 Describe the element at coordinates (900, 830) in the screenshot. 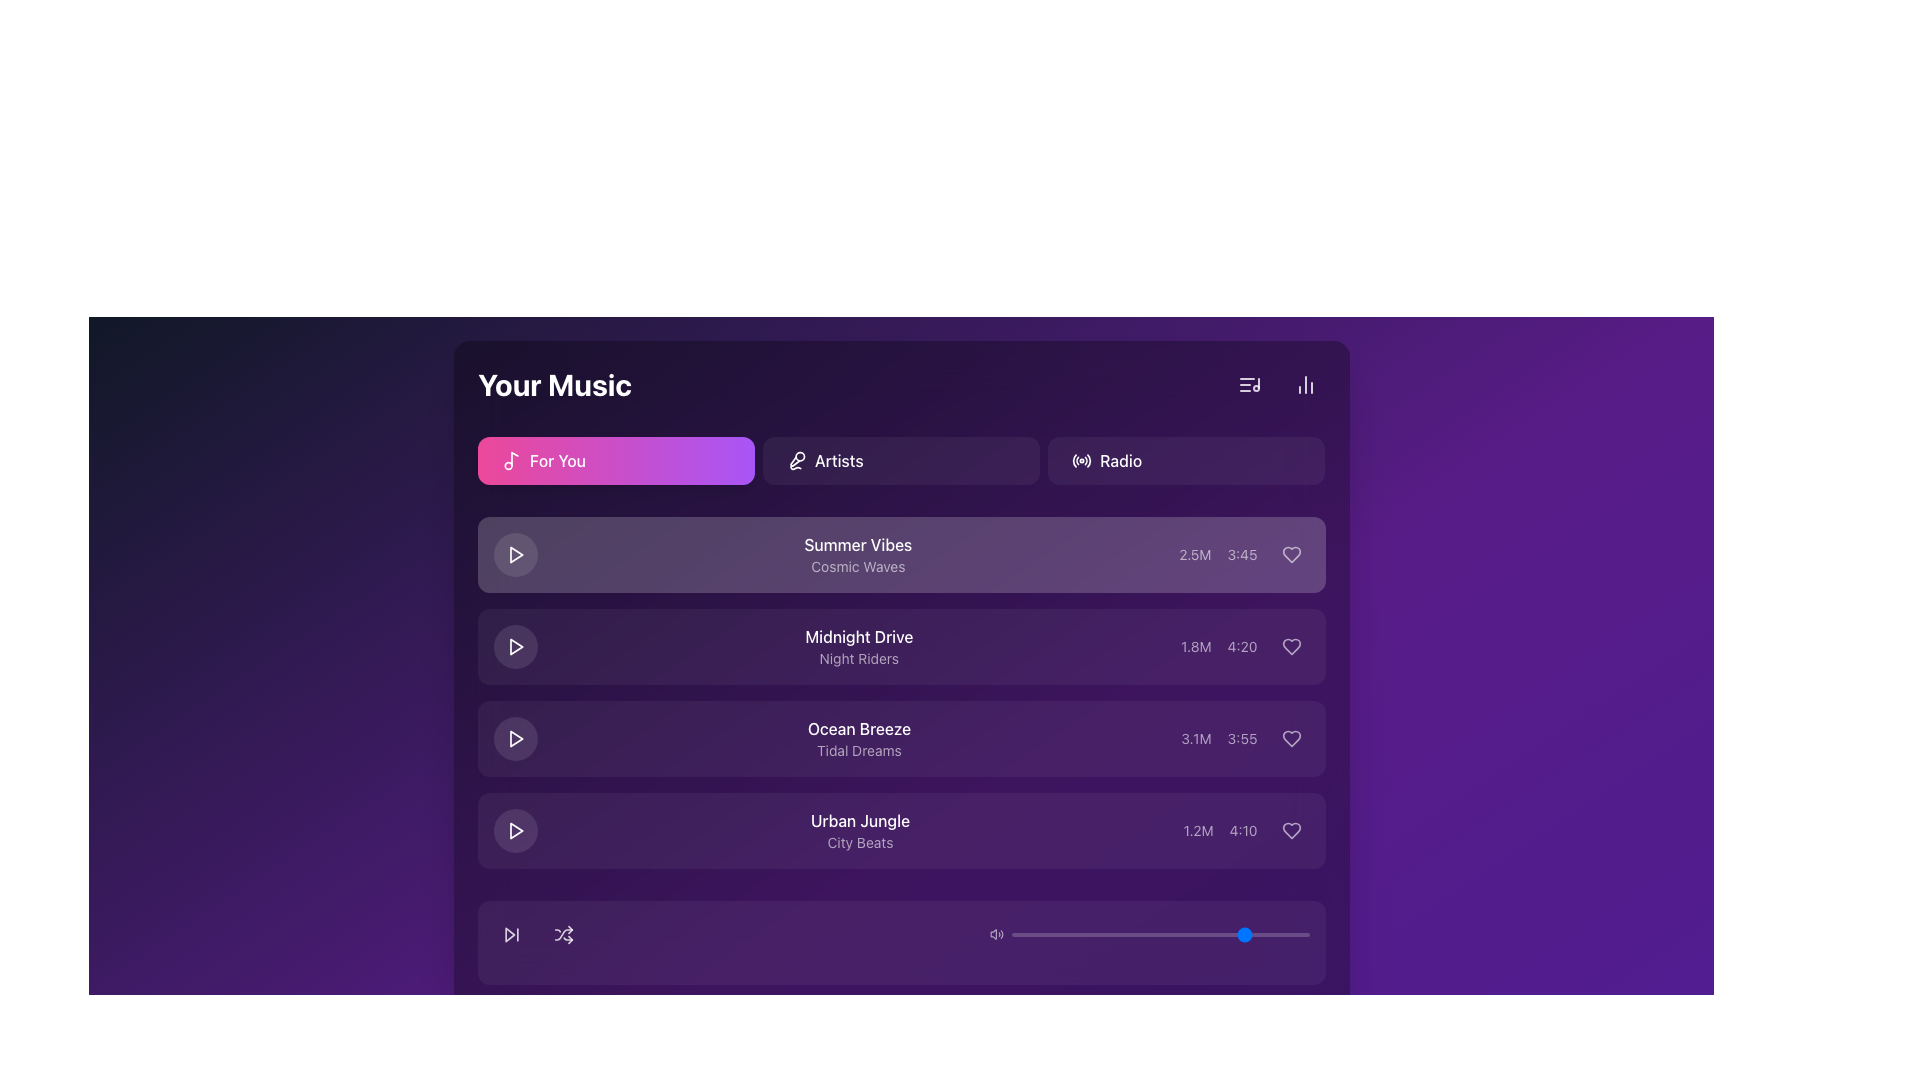

I see `the fourth music track list item` at that location.